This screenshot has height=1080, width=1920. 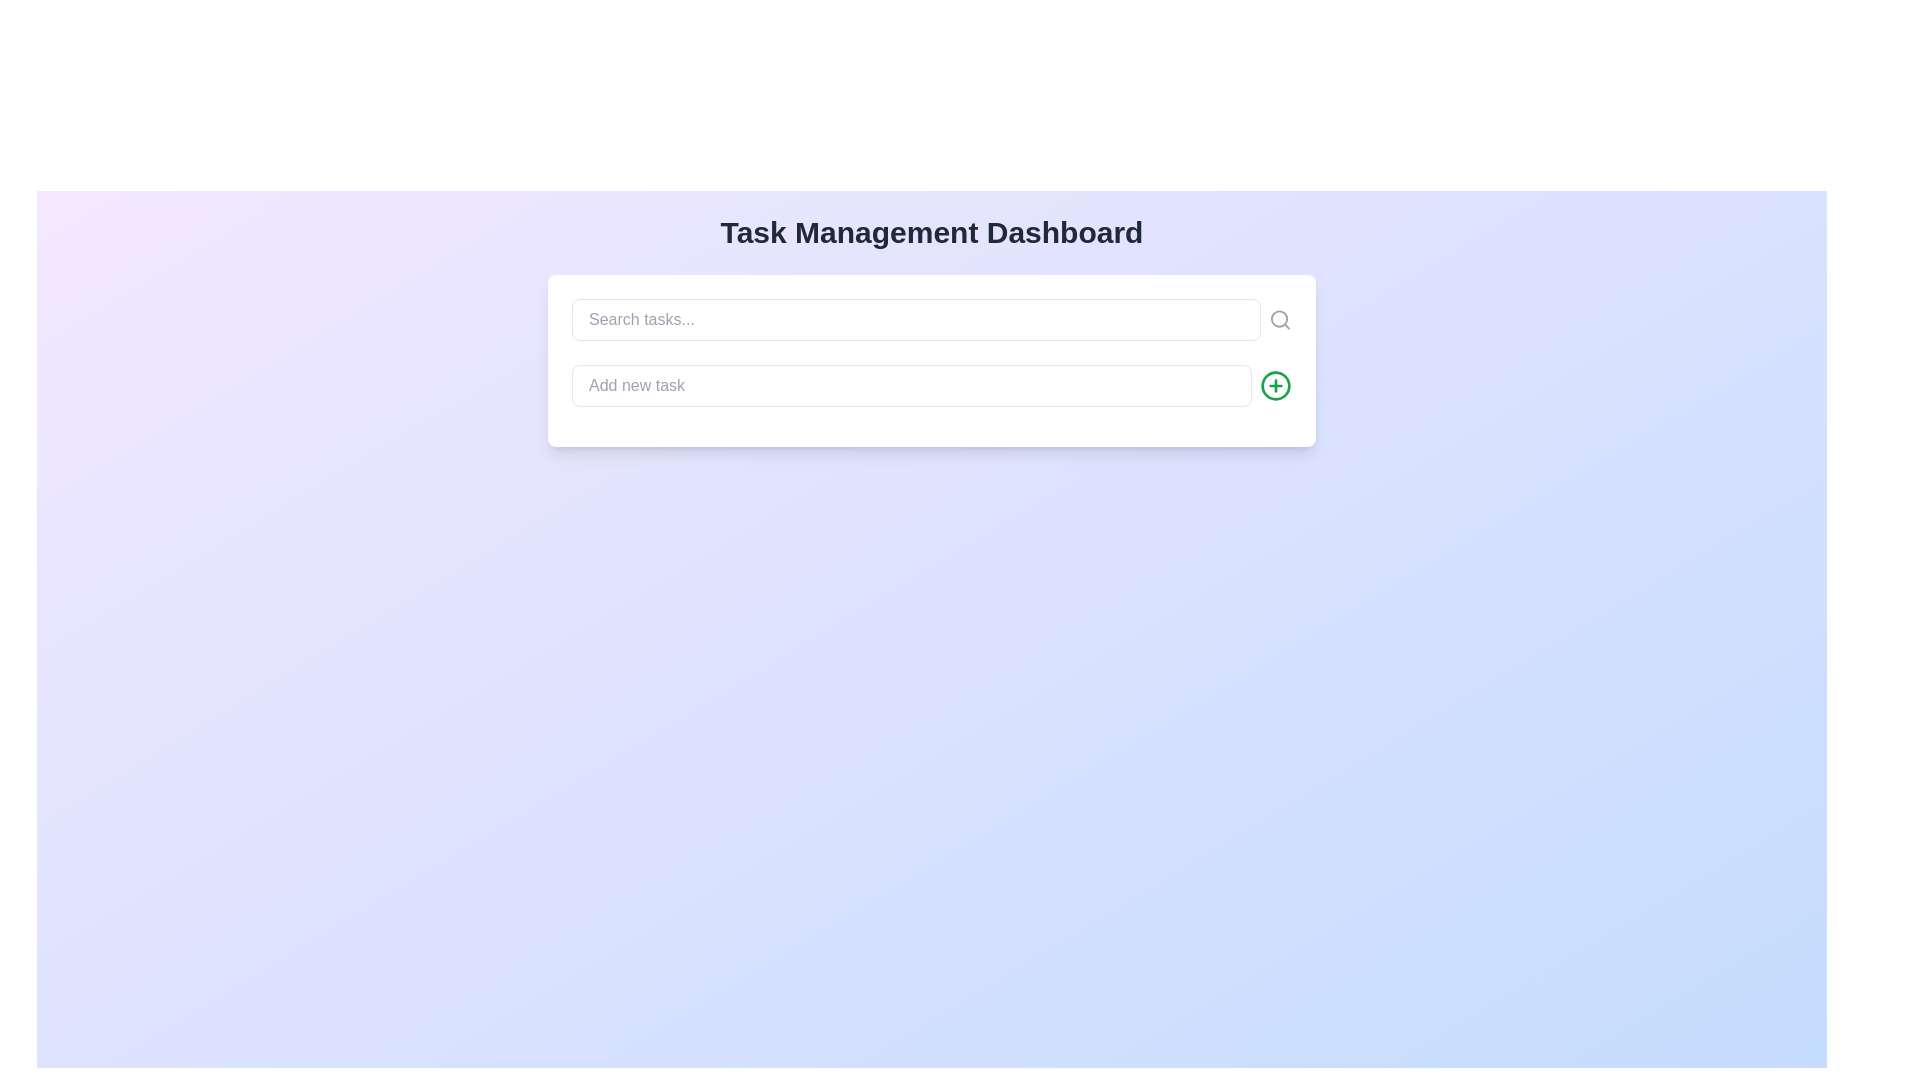 What do you see at coordinates (1275, 385) in the screenshot?
I see `the circular green outlined button with a green plus sign (+)` at bounding box center [1275, 385].